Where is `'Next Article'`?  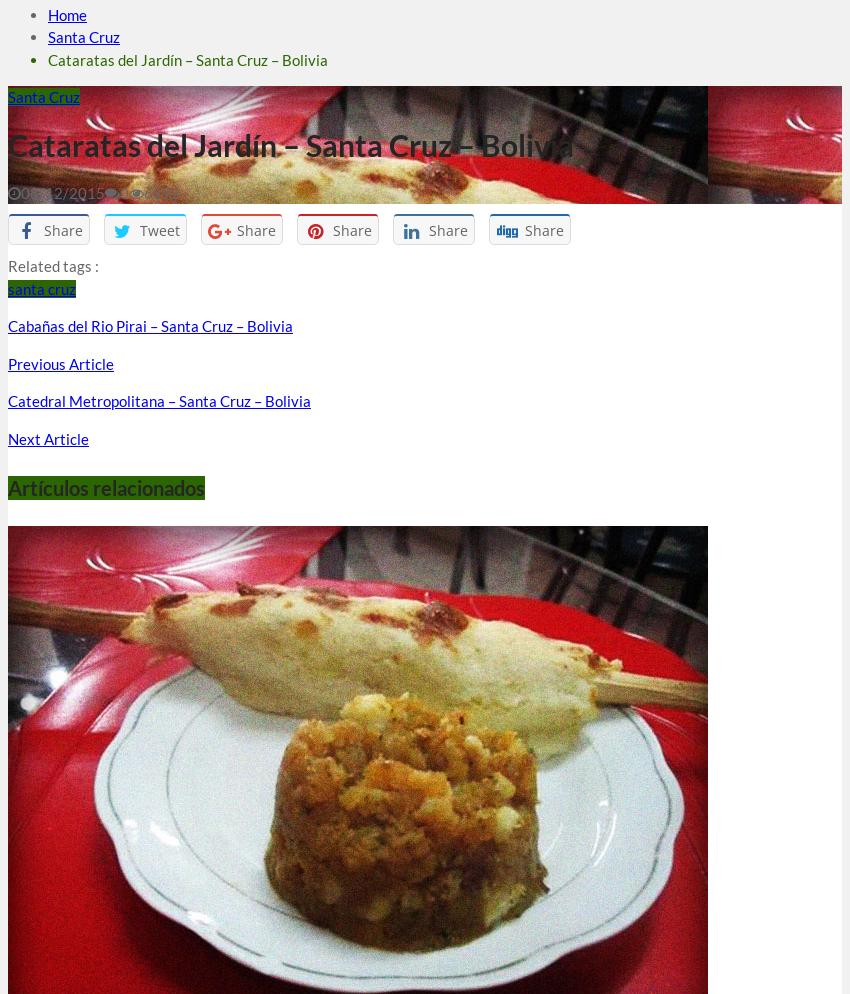 'Next Article' is located at coordinates (48, 437).